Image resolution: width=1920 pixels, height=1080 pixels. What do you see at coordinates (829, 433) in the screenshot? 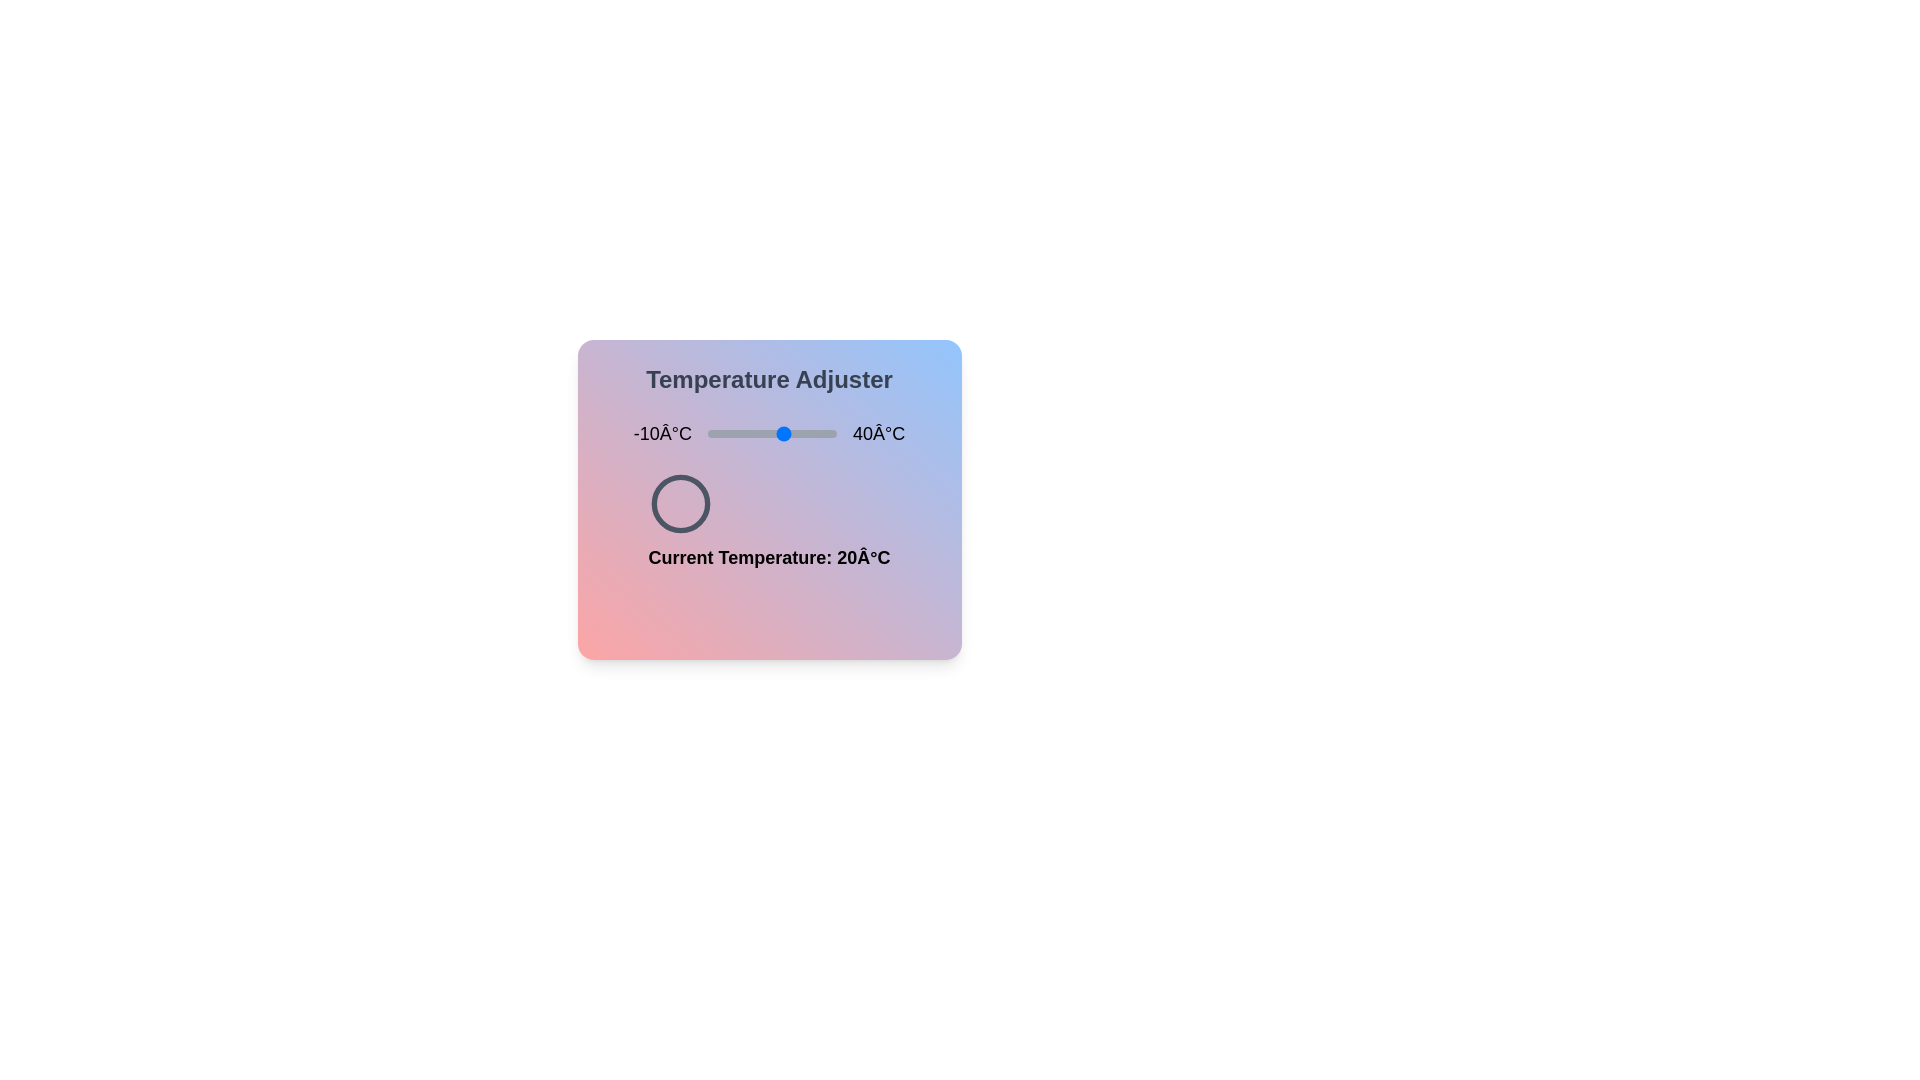
I see `the temperature slider to 37°C` at bounding box center [829, 433].